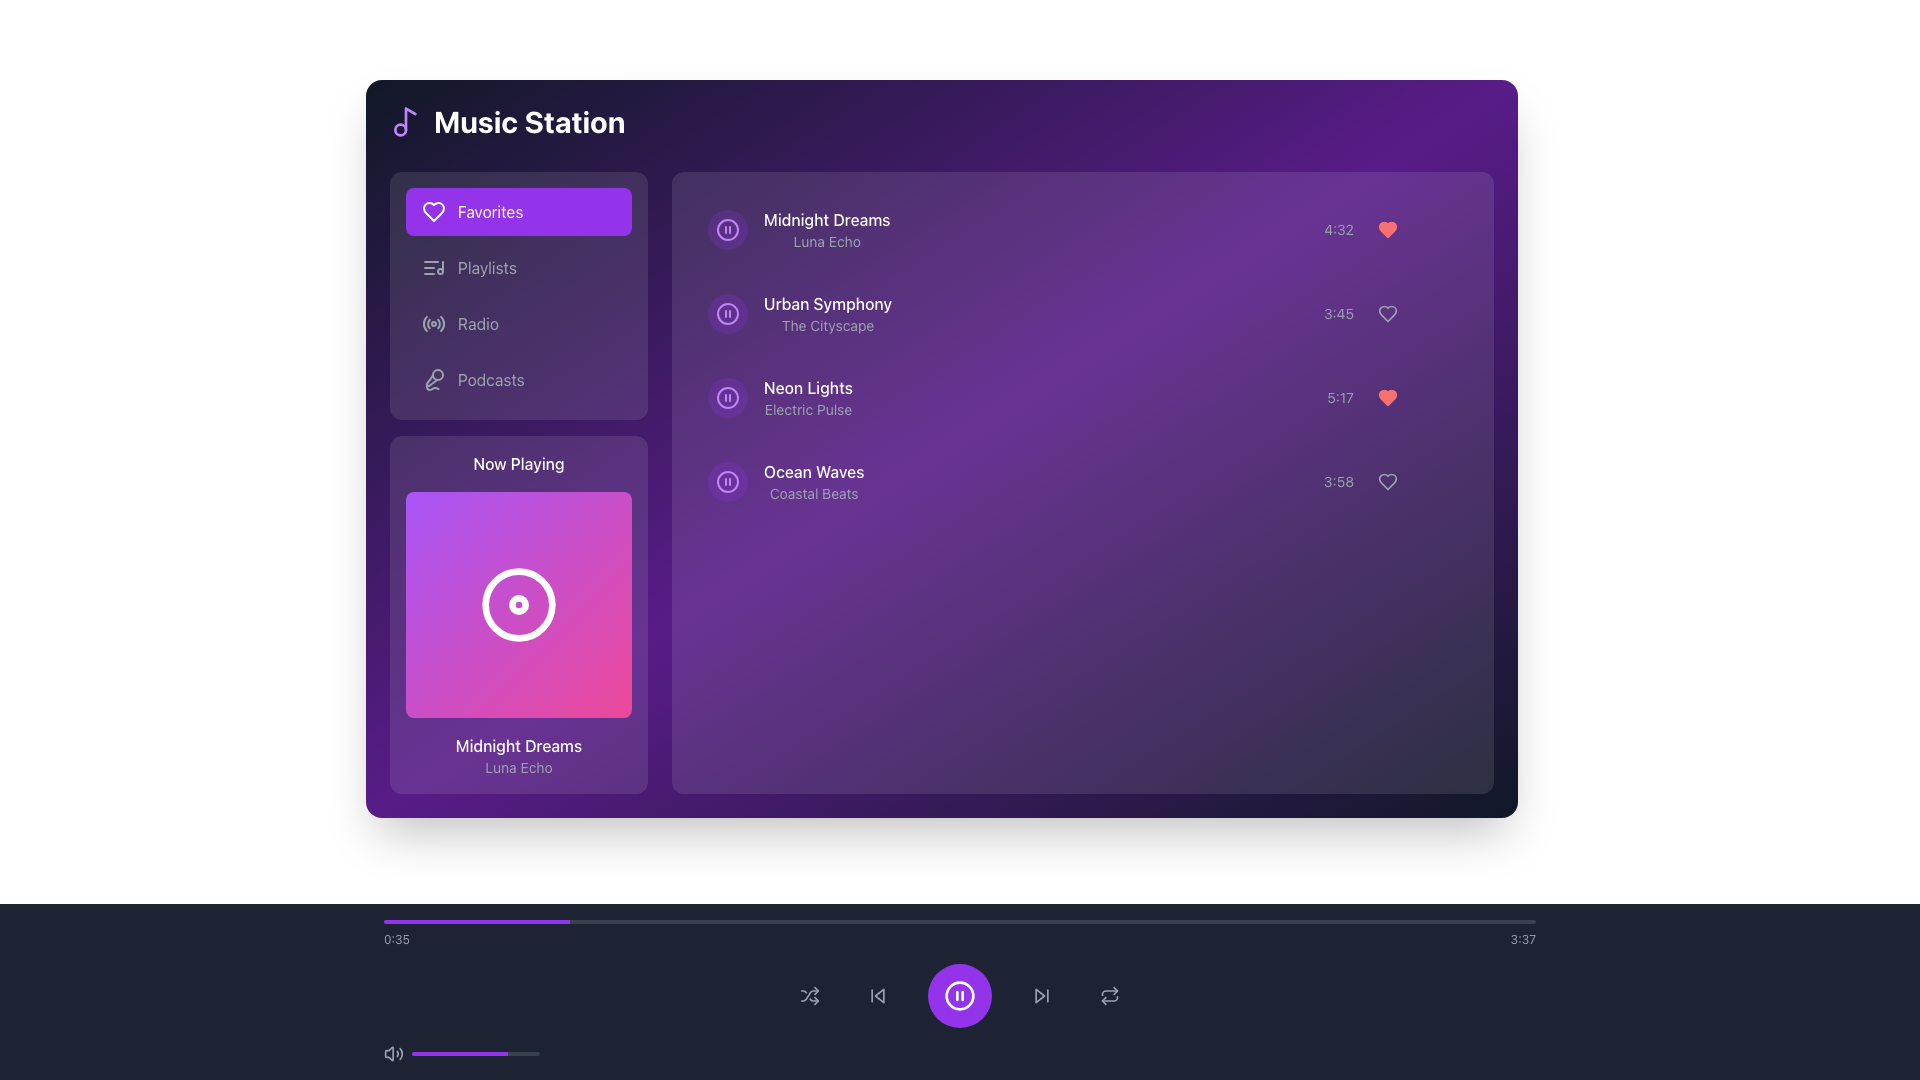 This screenshot has width=1920, height=1080. Describe the element at coordinates (507, 122) in the screenshot. I see `the bold, large white text label reading 'Music Station' located at the top-left corner of the main interface, adjacent to the purple music note icon` at that location.